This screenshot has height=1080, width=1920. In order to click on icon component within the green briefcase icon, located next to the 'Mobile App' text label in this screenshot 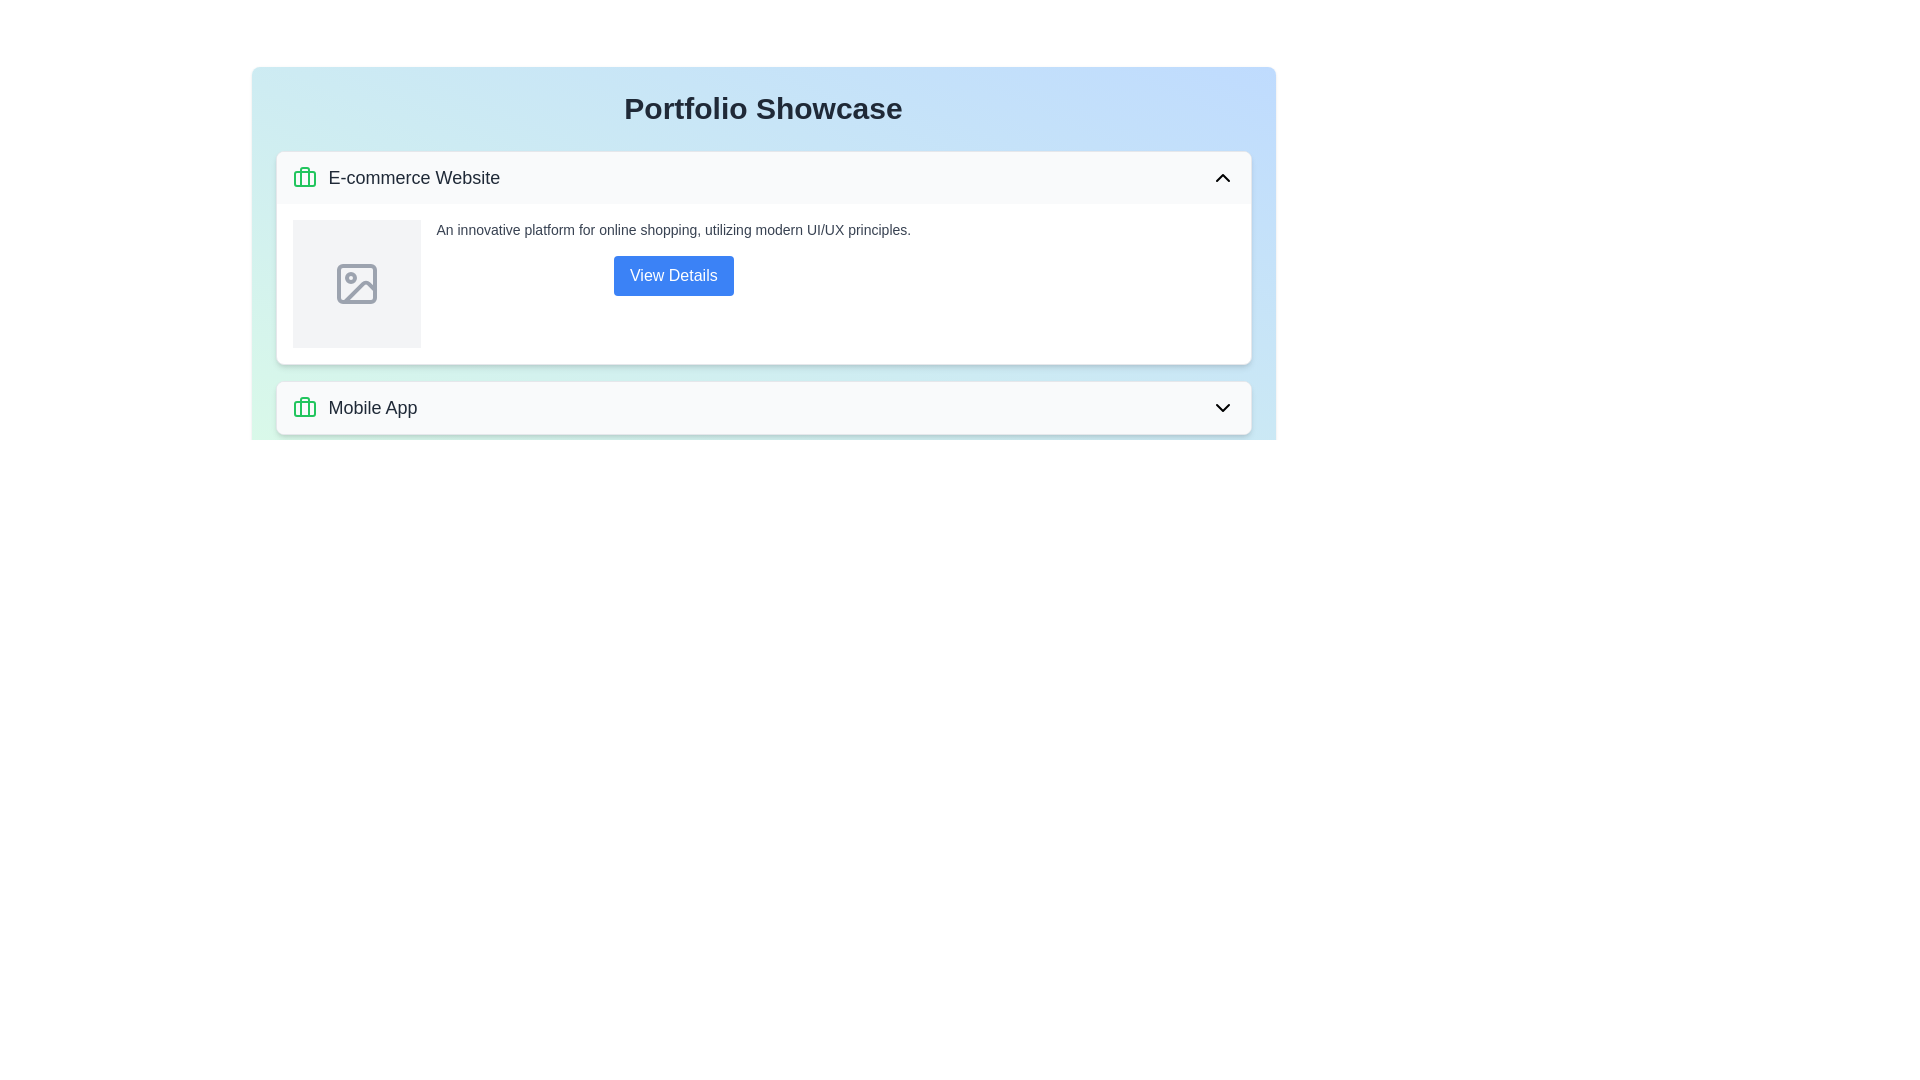, I will do `click(303, 407)`.